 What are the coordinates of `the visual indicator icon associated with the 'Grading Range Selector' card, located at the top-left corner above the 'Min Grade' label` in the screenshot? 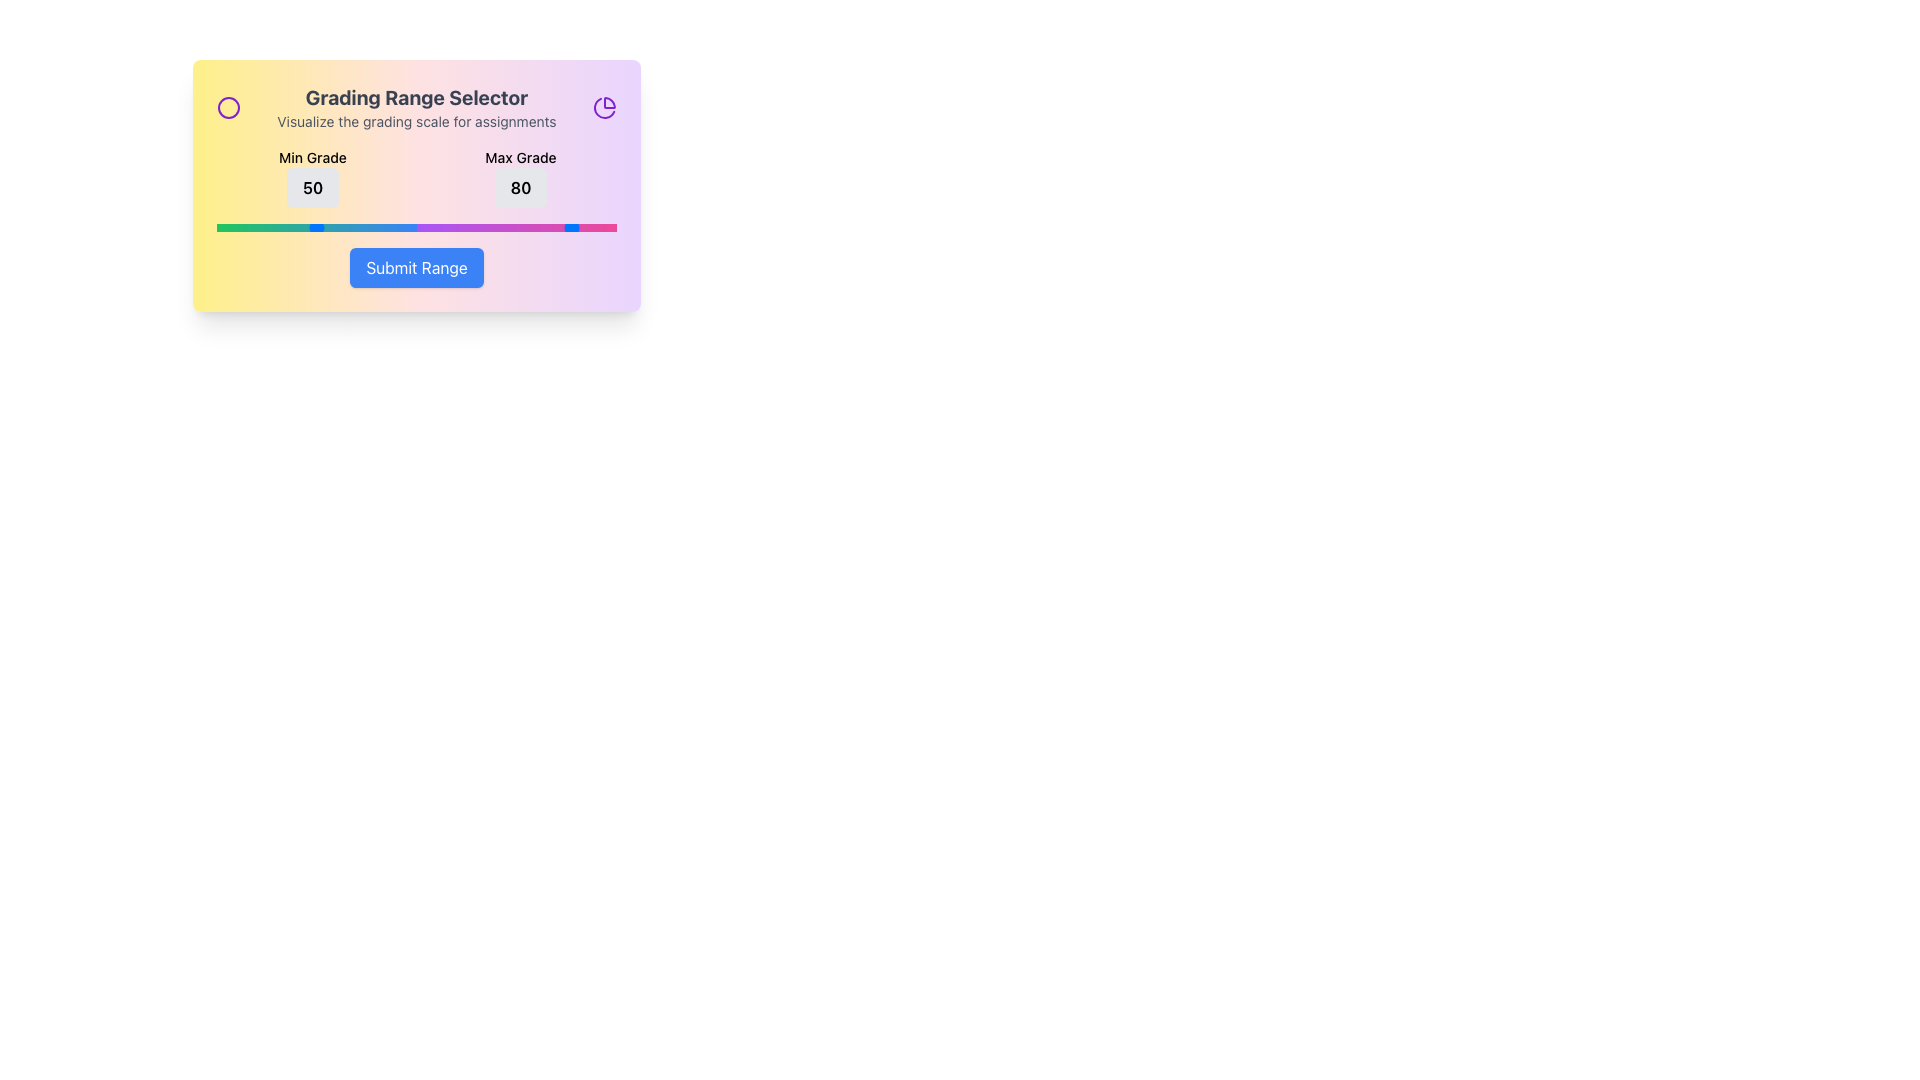 It's located at (229, 108).